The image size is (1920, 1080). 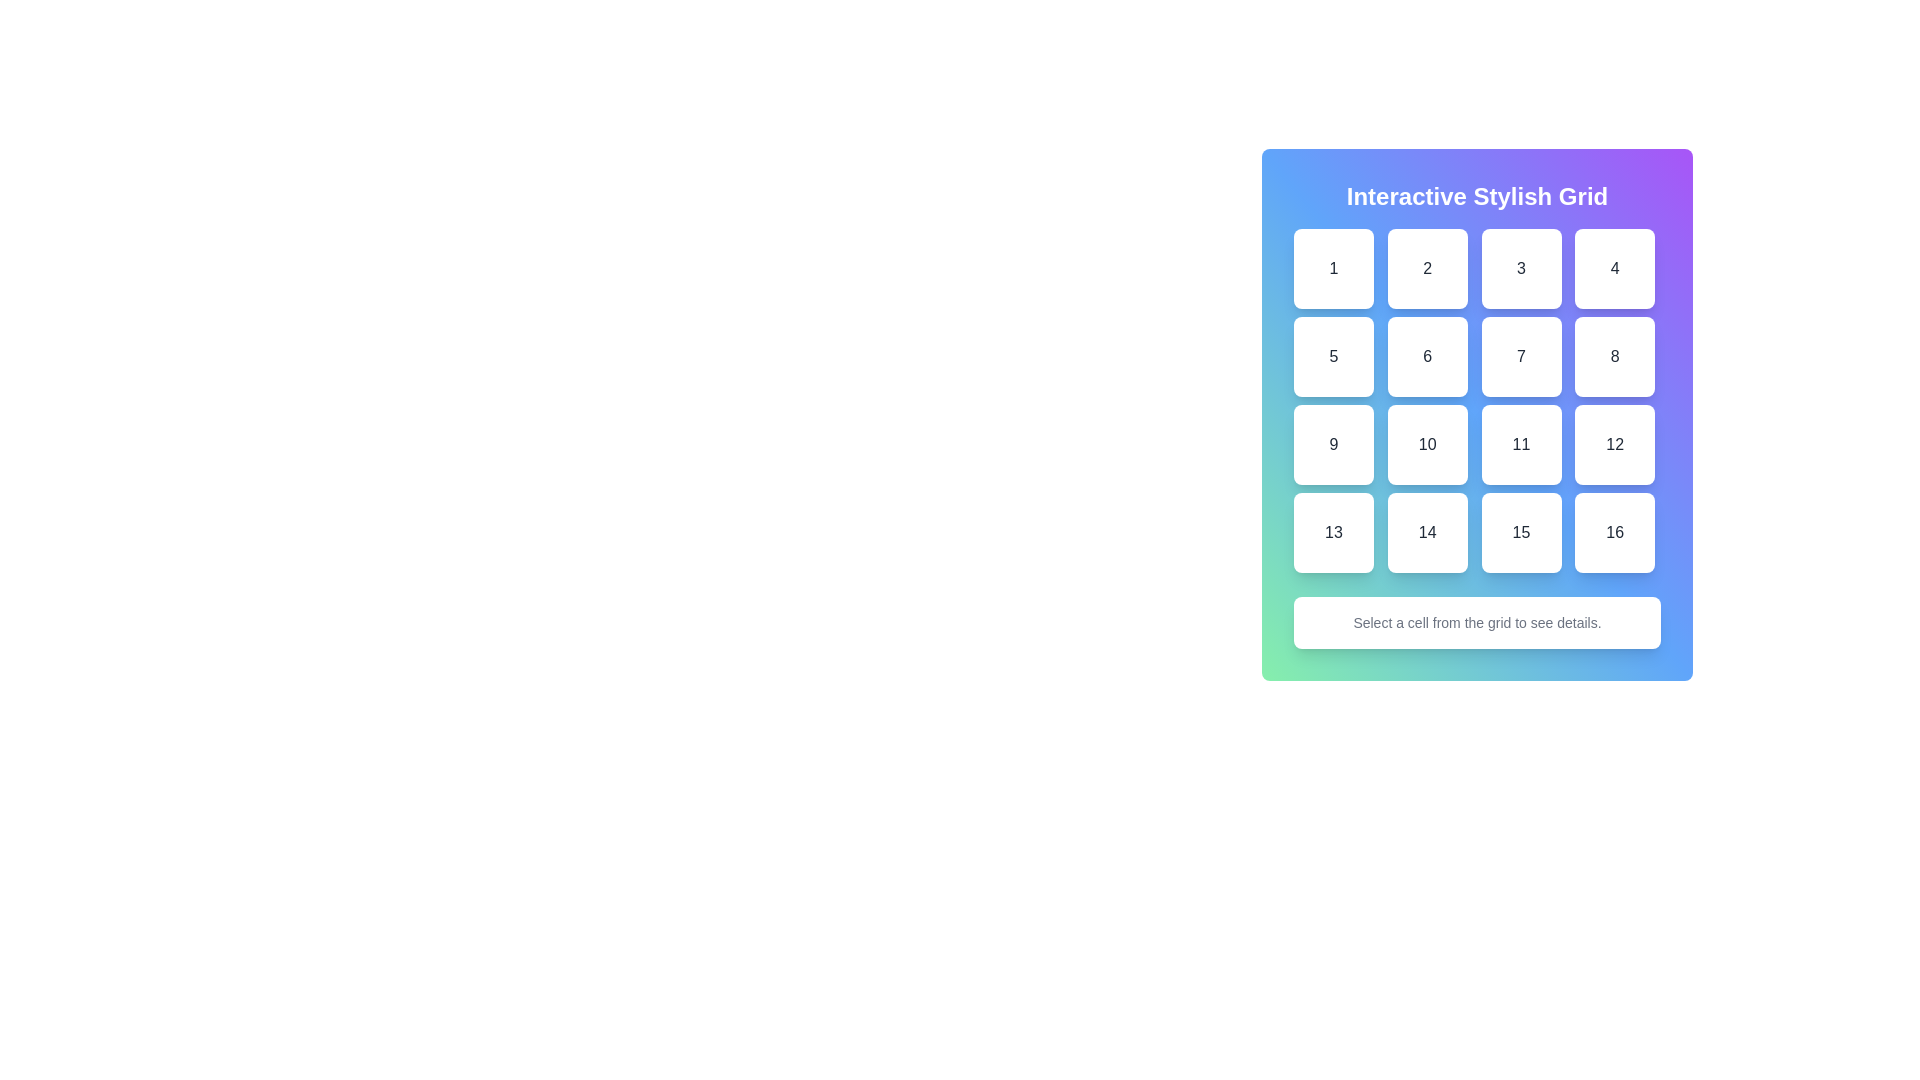 I want to click on the button marked with the number '1' in the upper-left corner of the 4x4 grid to trigger hover effects, so click(x=1334, y=268).